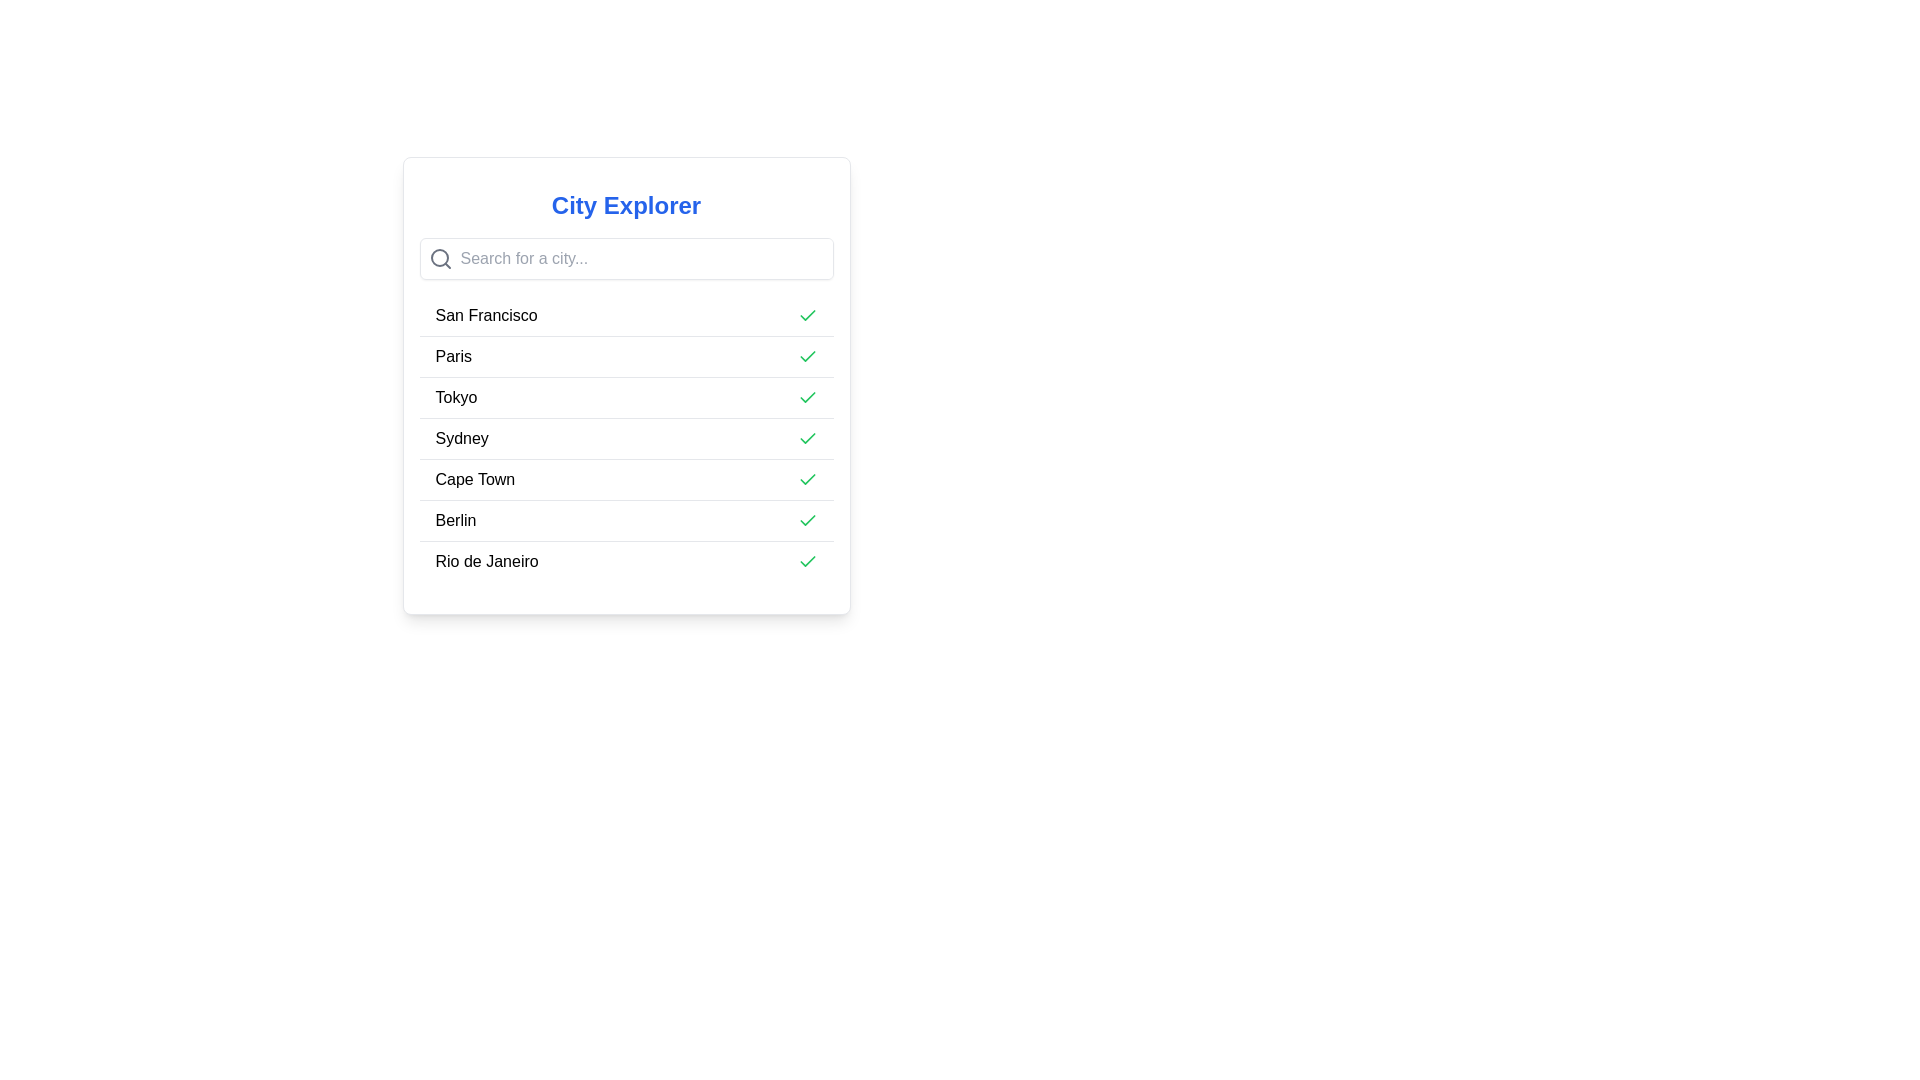 The image size is (1920, 1080). Describe the element at coordinates (807, 479) in the screenshot. I see `the SVG checkmark icon that indicates 'Cape Town' is selected in the vertical list of city names` at that location.